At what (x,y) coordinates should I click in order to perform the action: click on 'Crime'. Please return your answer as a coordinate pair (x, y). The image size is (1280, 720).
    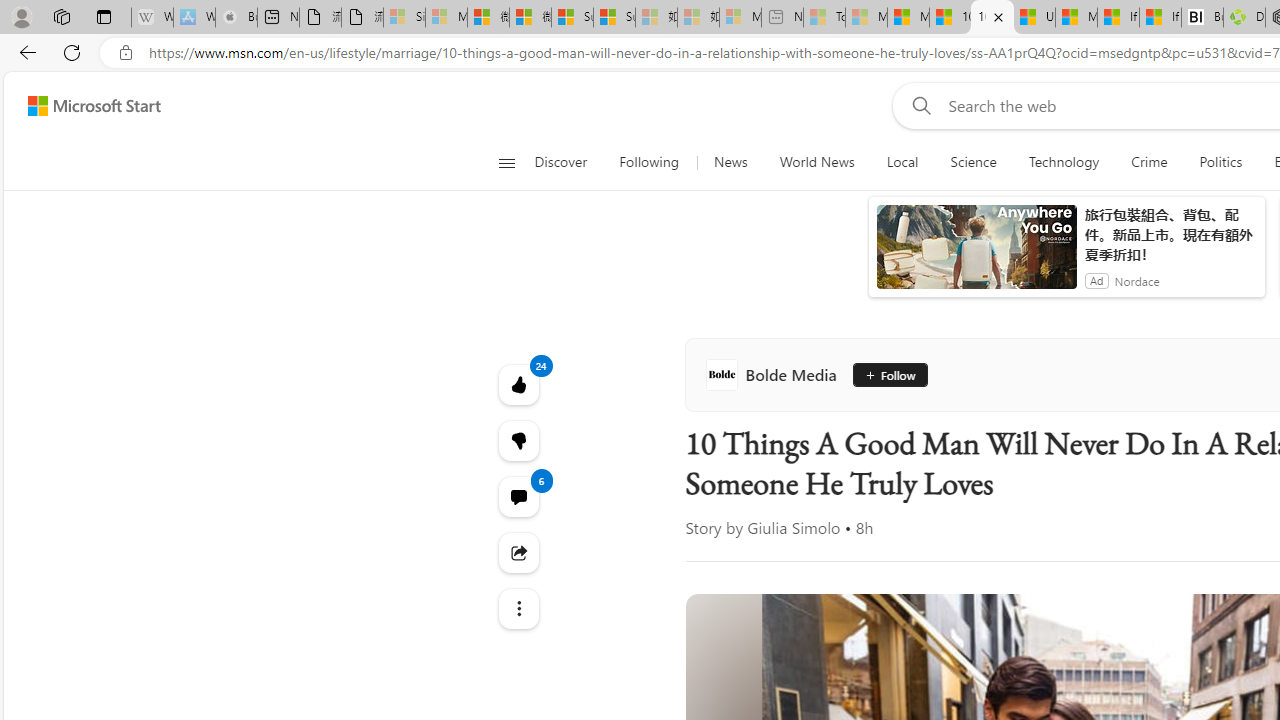
    Looking at the image, I should click on (1149, 162).